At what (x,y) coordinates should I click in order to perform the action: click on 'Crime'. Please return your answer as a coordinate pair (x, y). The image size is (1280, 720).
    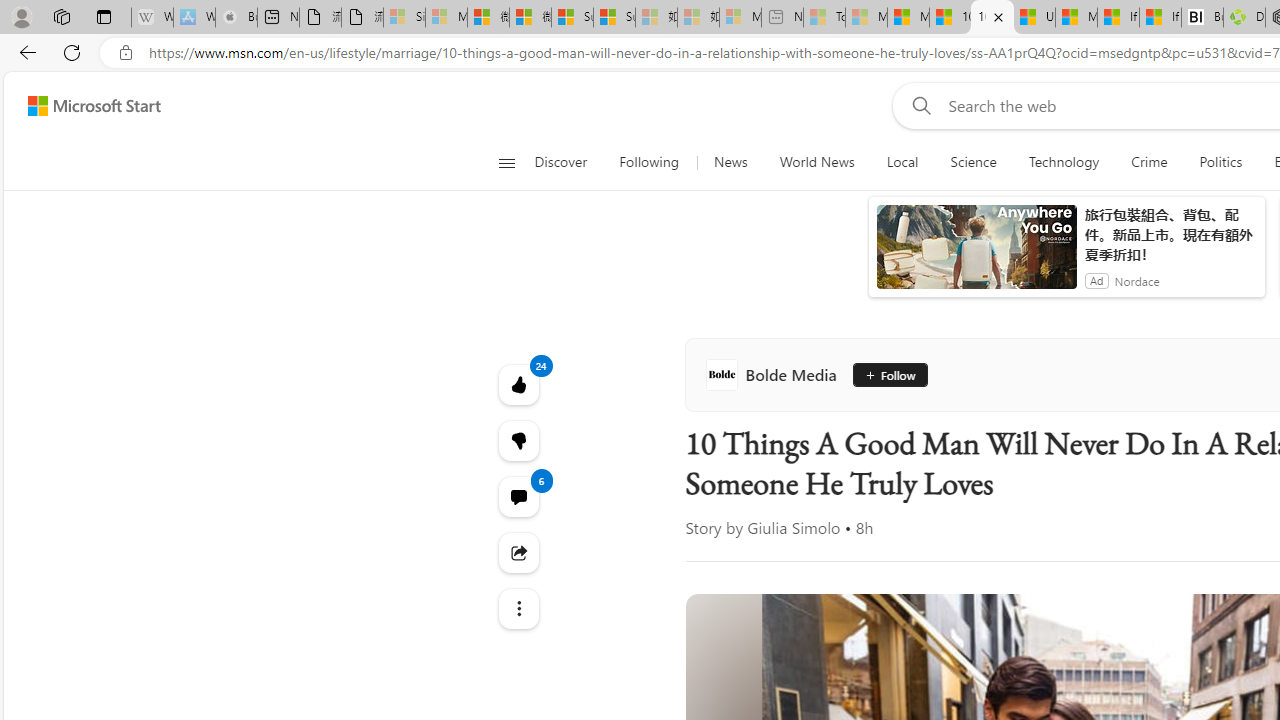
    Looking at the image, I should click on (1149, 162).